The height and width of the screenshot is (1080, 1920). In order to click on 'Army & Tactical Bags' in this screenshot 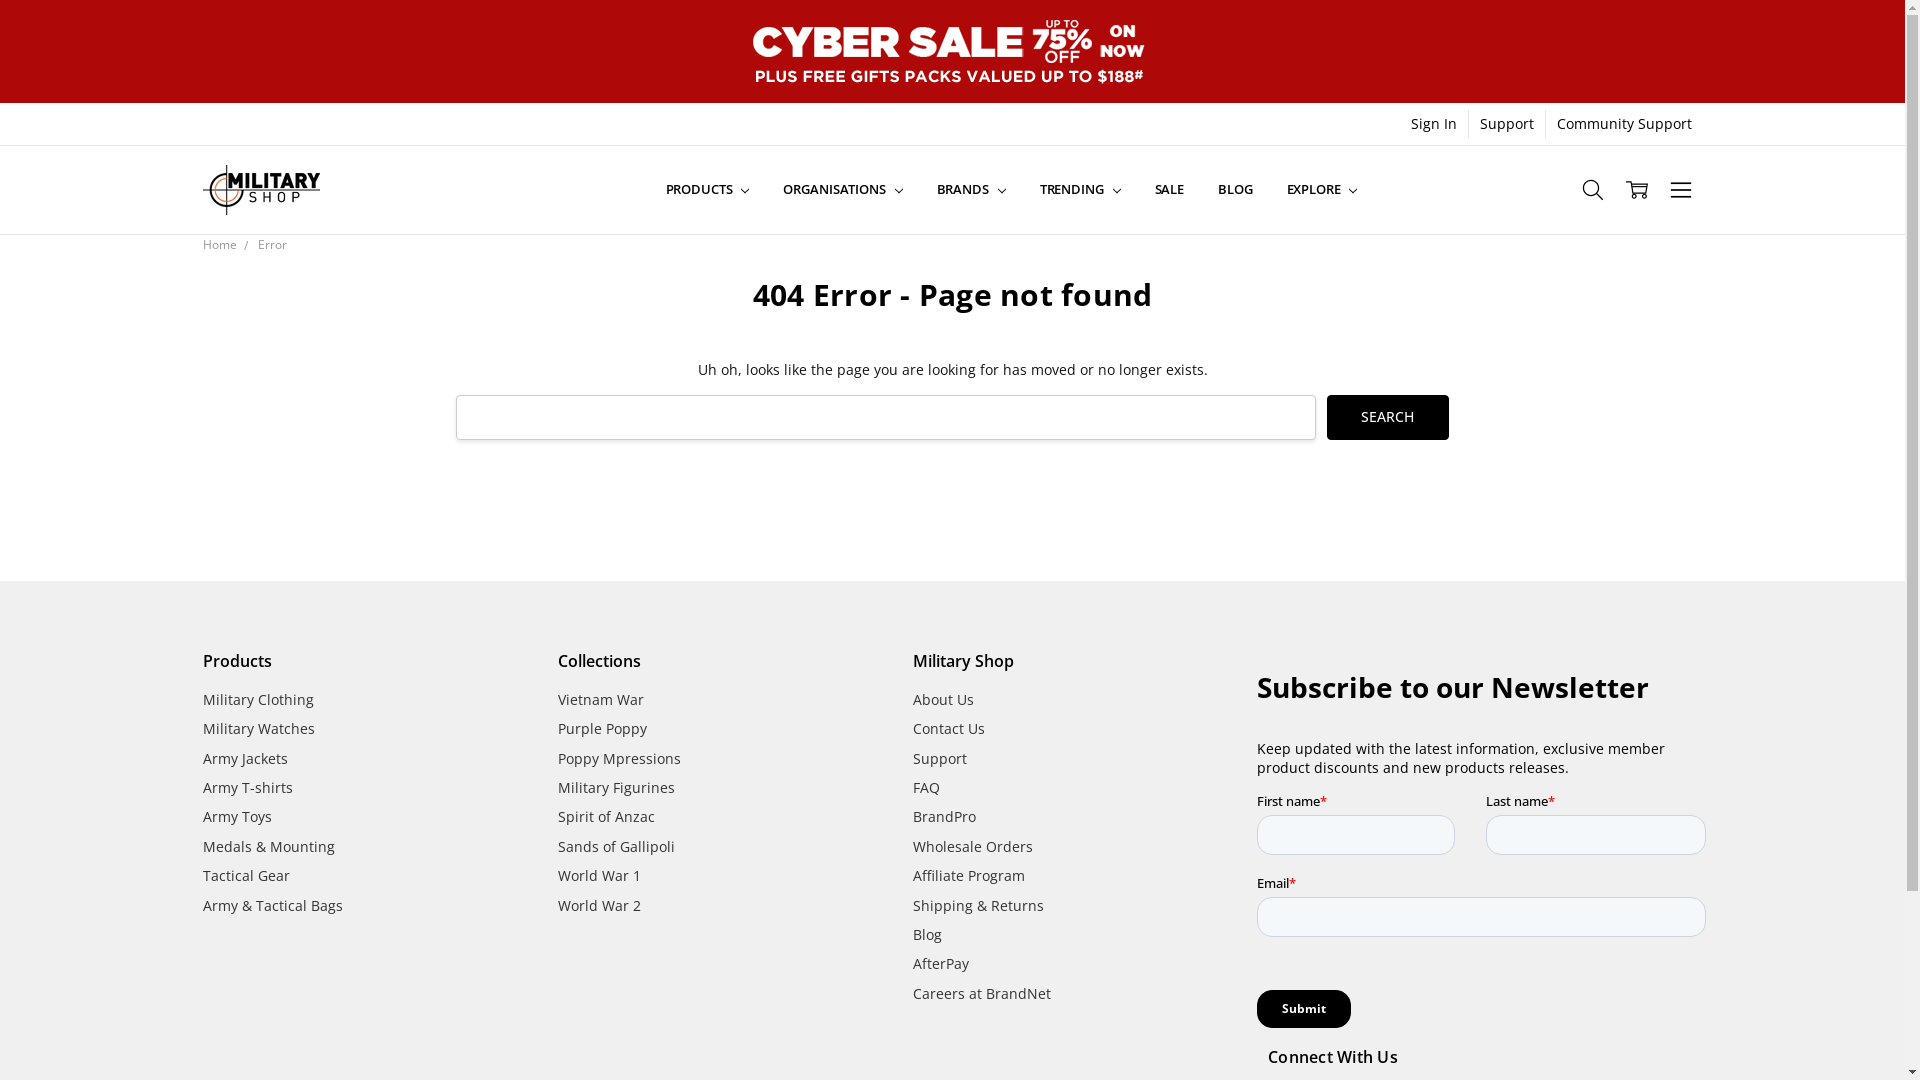, I will do `click(271, 905)`.